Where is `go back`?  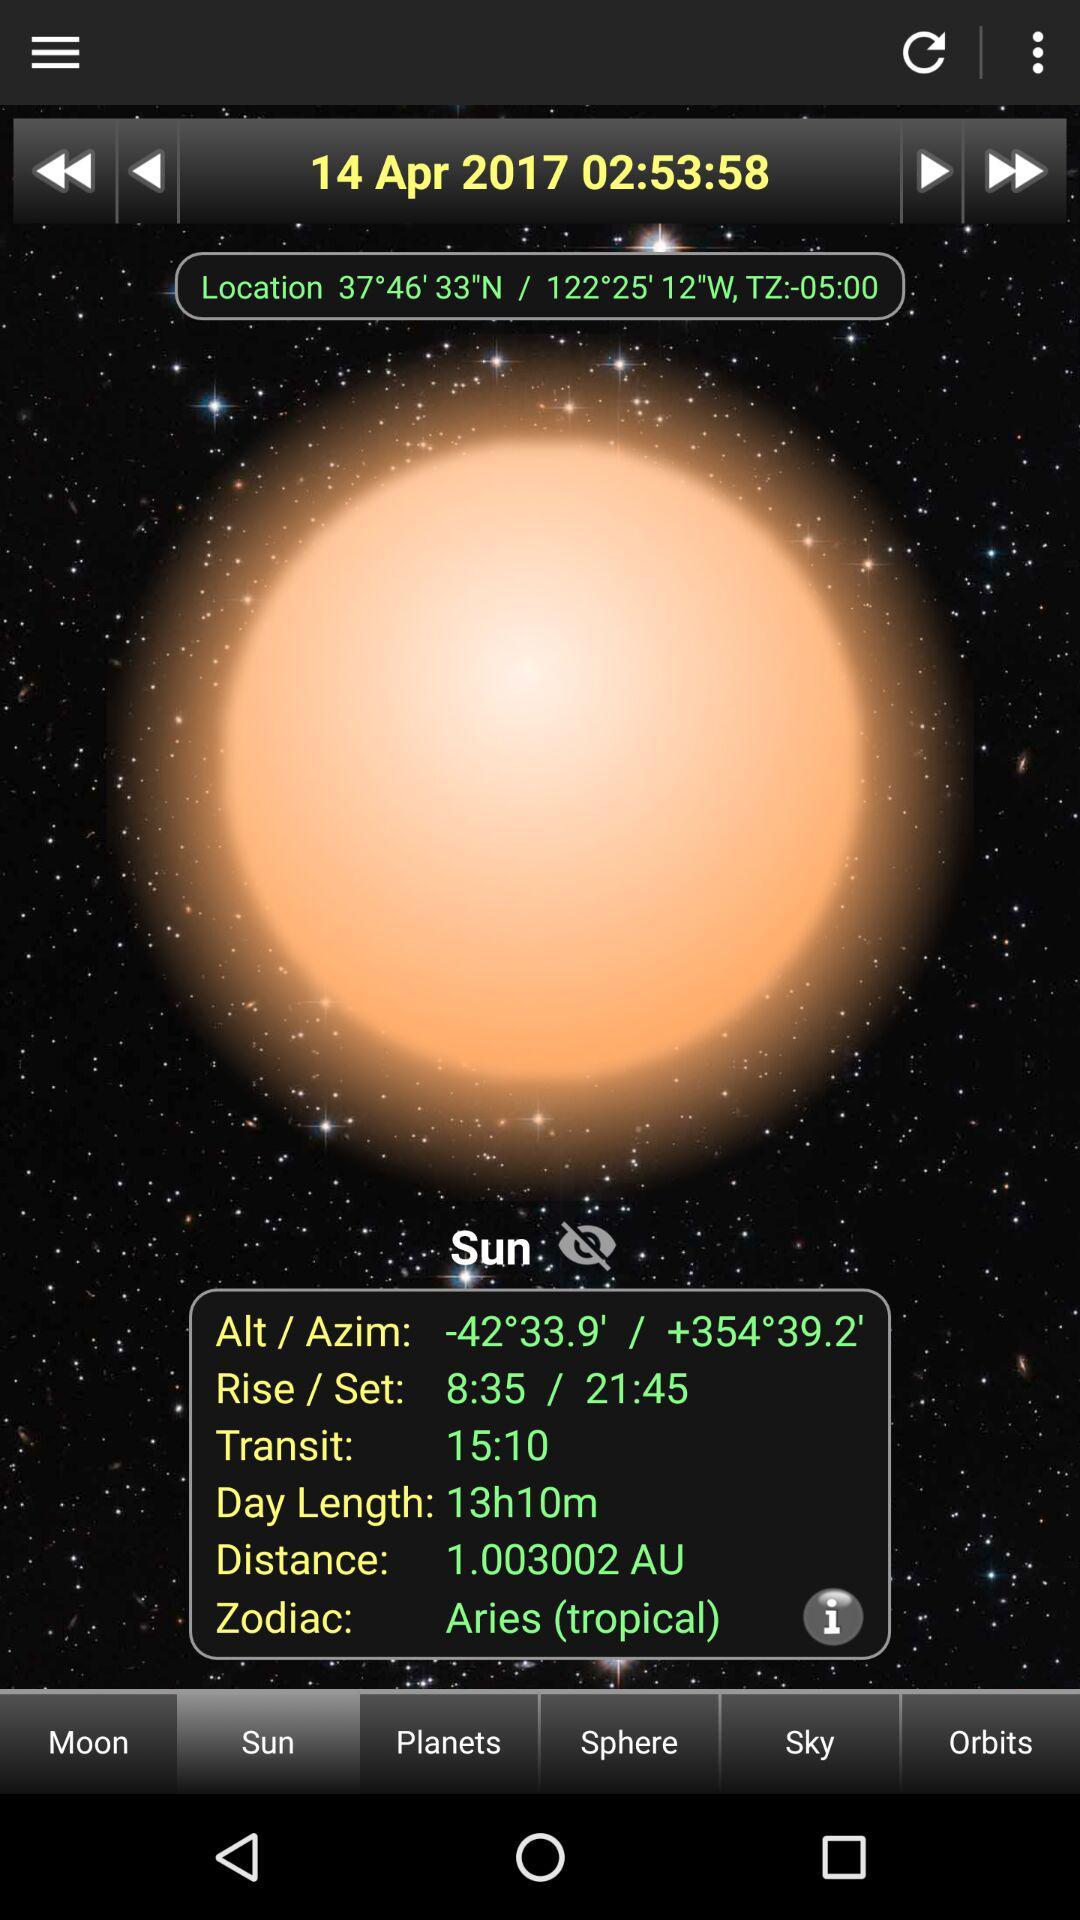 go back is located at coordinates (146, 171).